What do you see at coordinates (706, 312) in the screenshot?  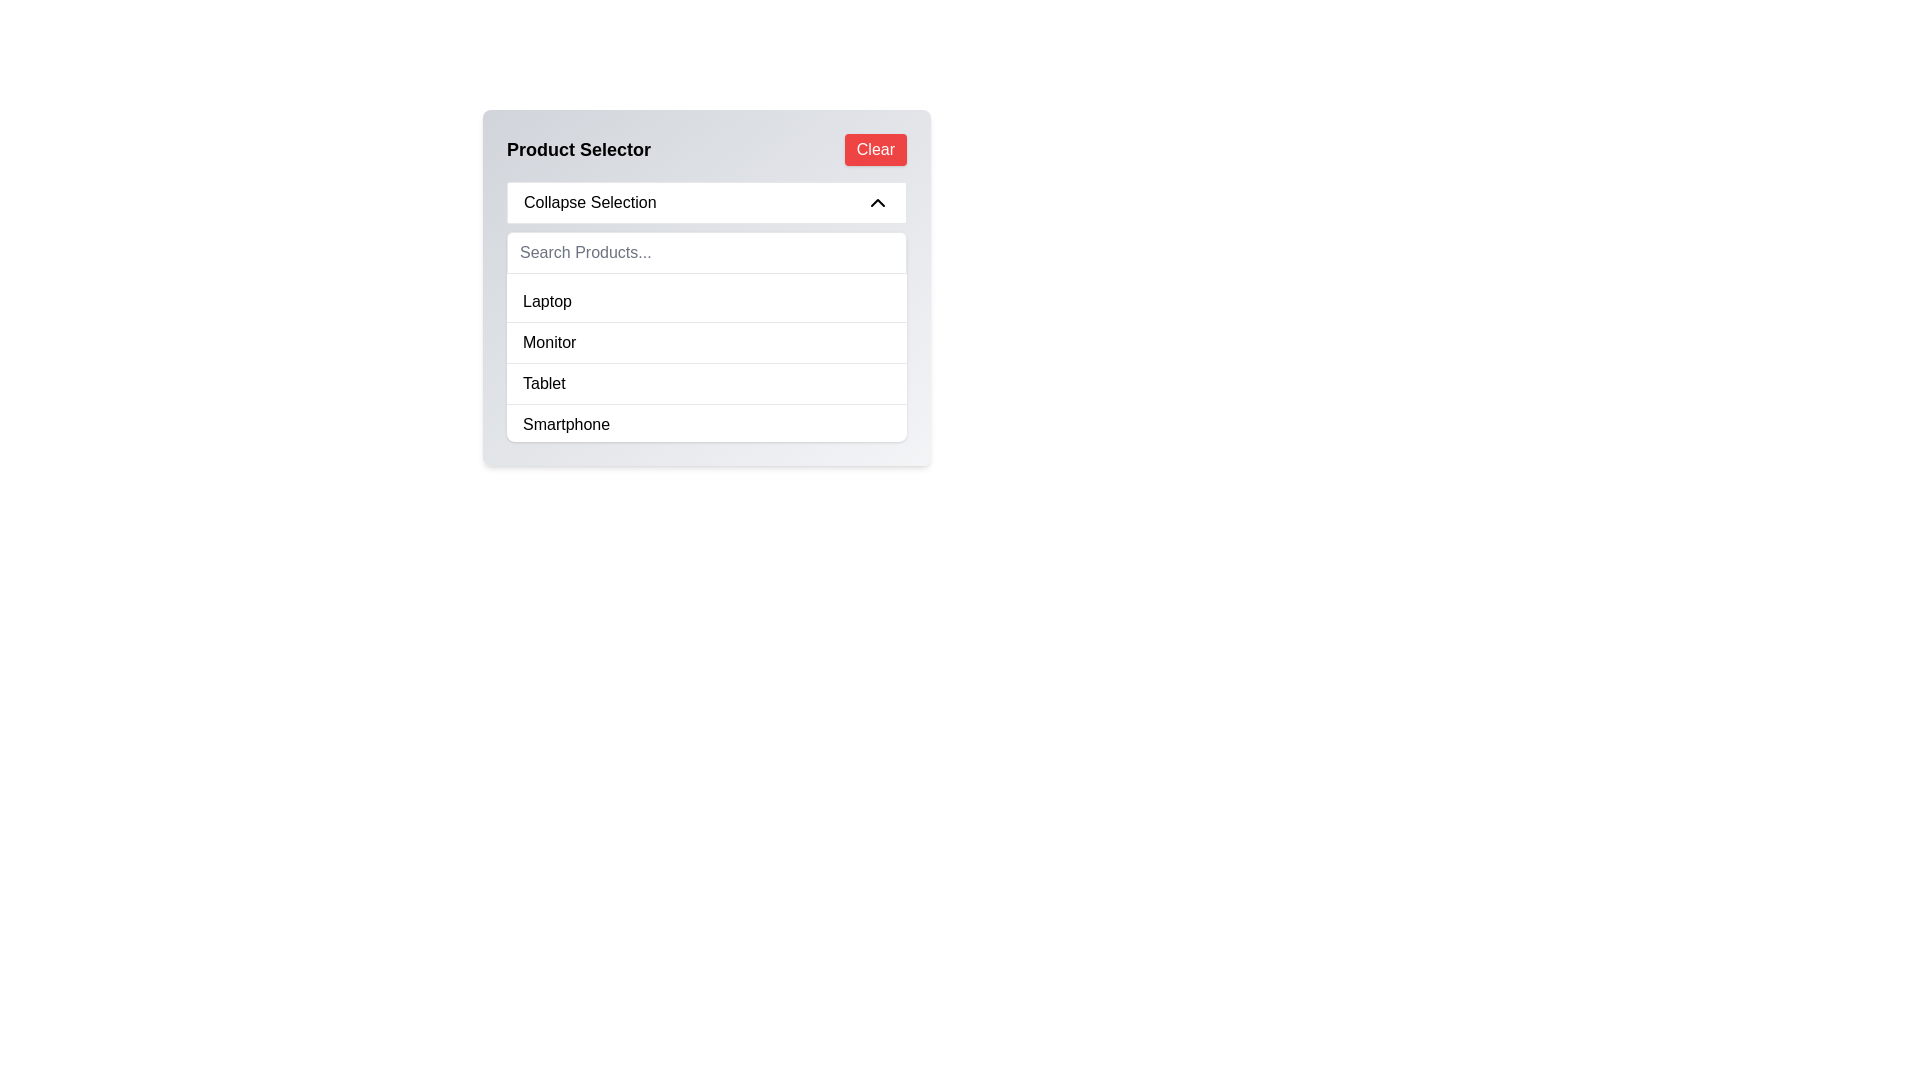 I see `to select the 'Laptop' entry in the dropdown list, which is the first item in the 'Product Selector' UI component` at bounding box center [706, 312].